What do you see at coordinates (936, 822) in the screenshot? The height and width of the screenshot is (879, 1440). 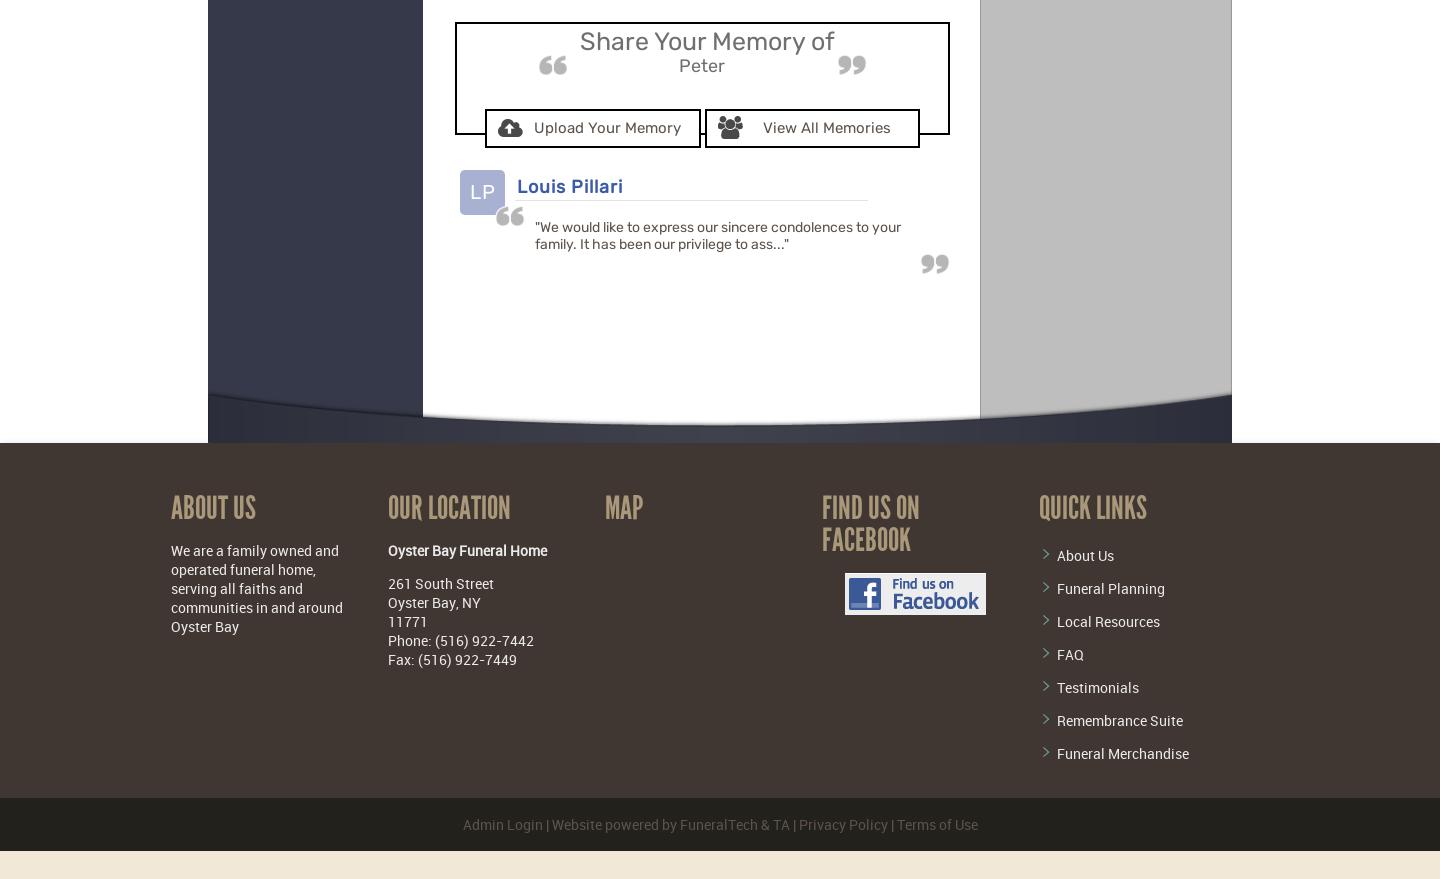 I see `'Terms of Use'` at bounding box center [936, 822].